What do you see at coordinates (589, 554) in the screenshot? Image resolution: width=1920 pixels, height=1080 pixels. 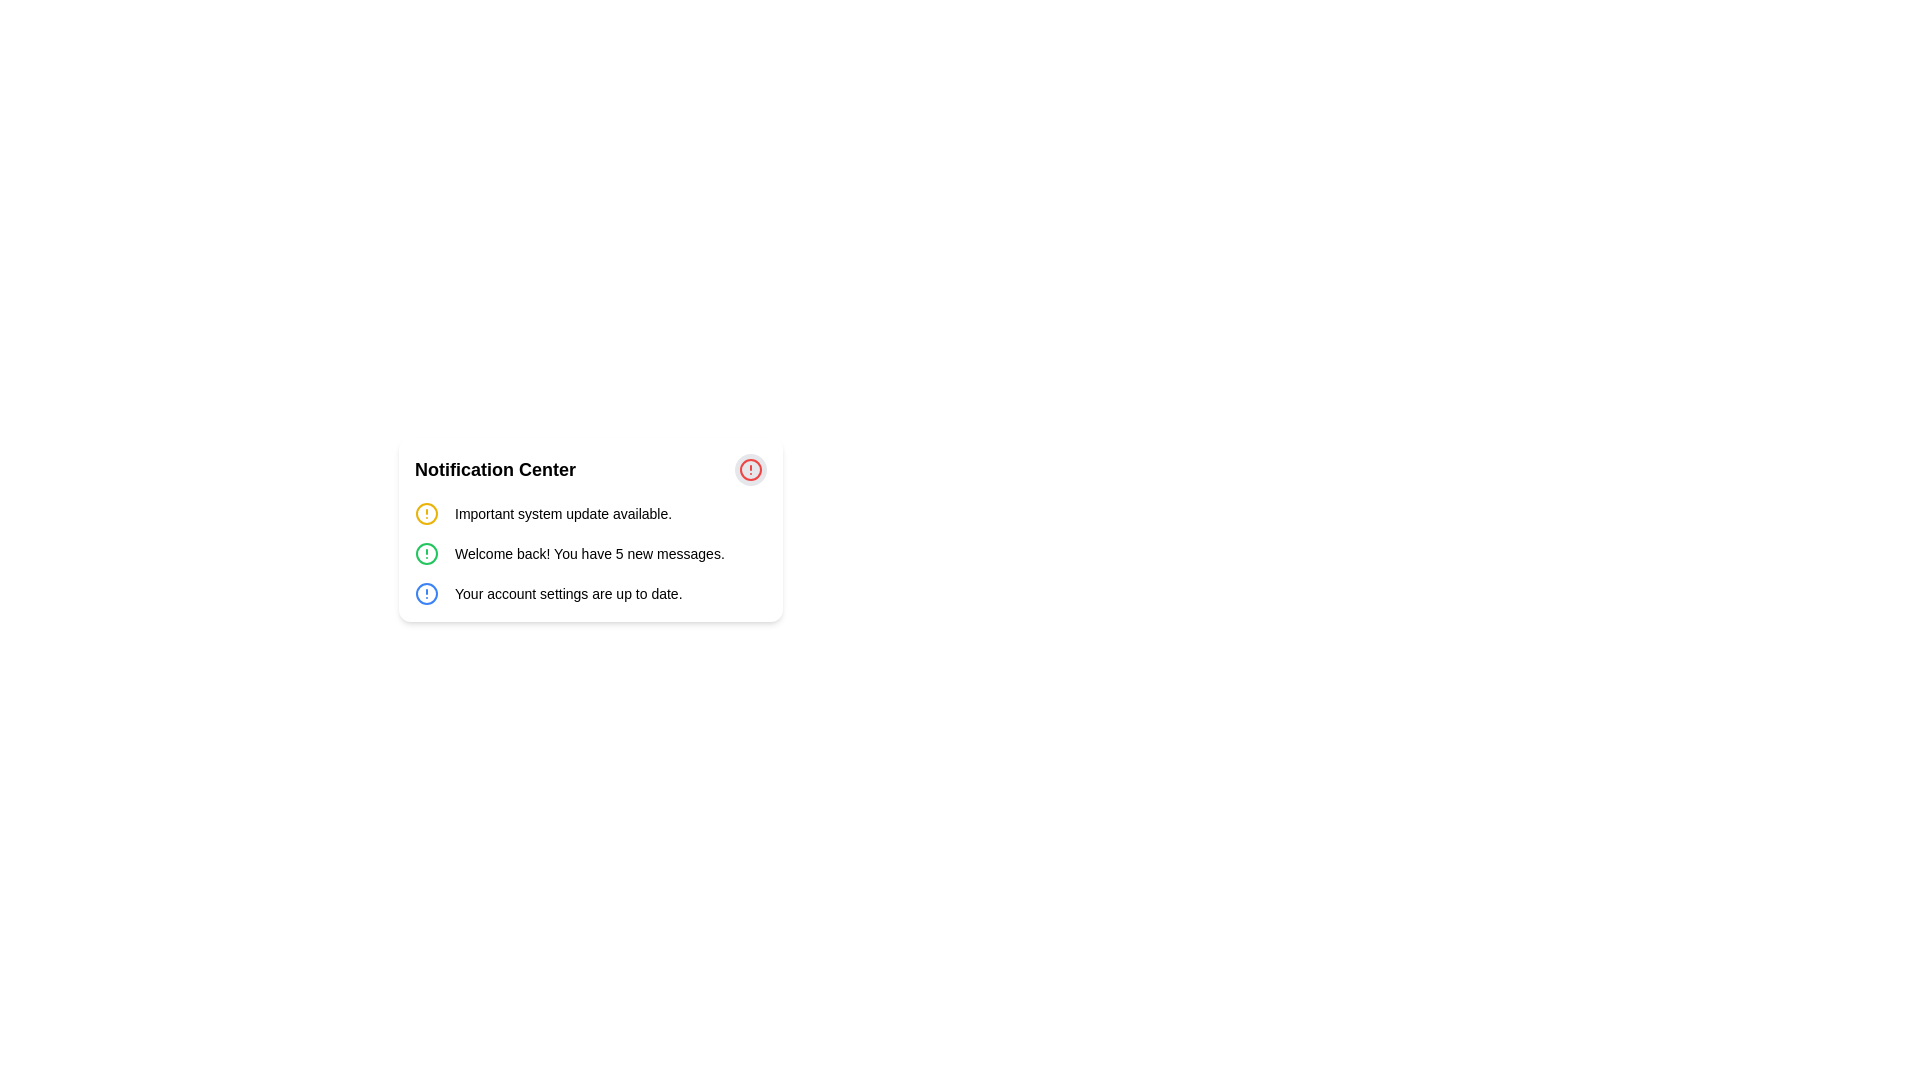 I see `the second row text notification about new messages` at bounding box center [589, 554].